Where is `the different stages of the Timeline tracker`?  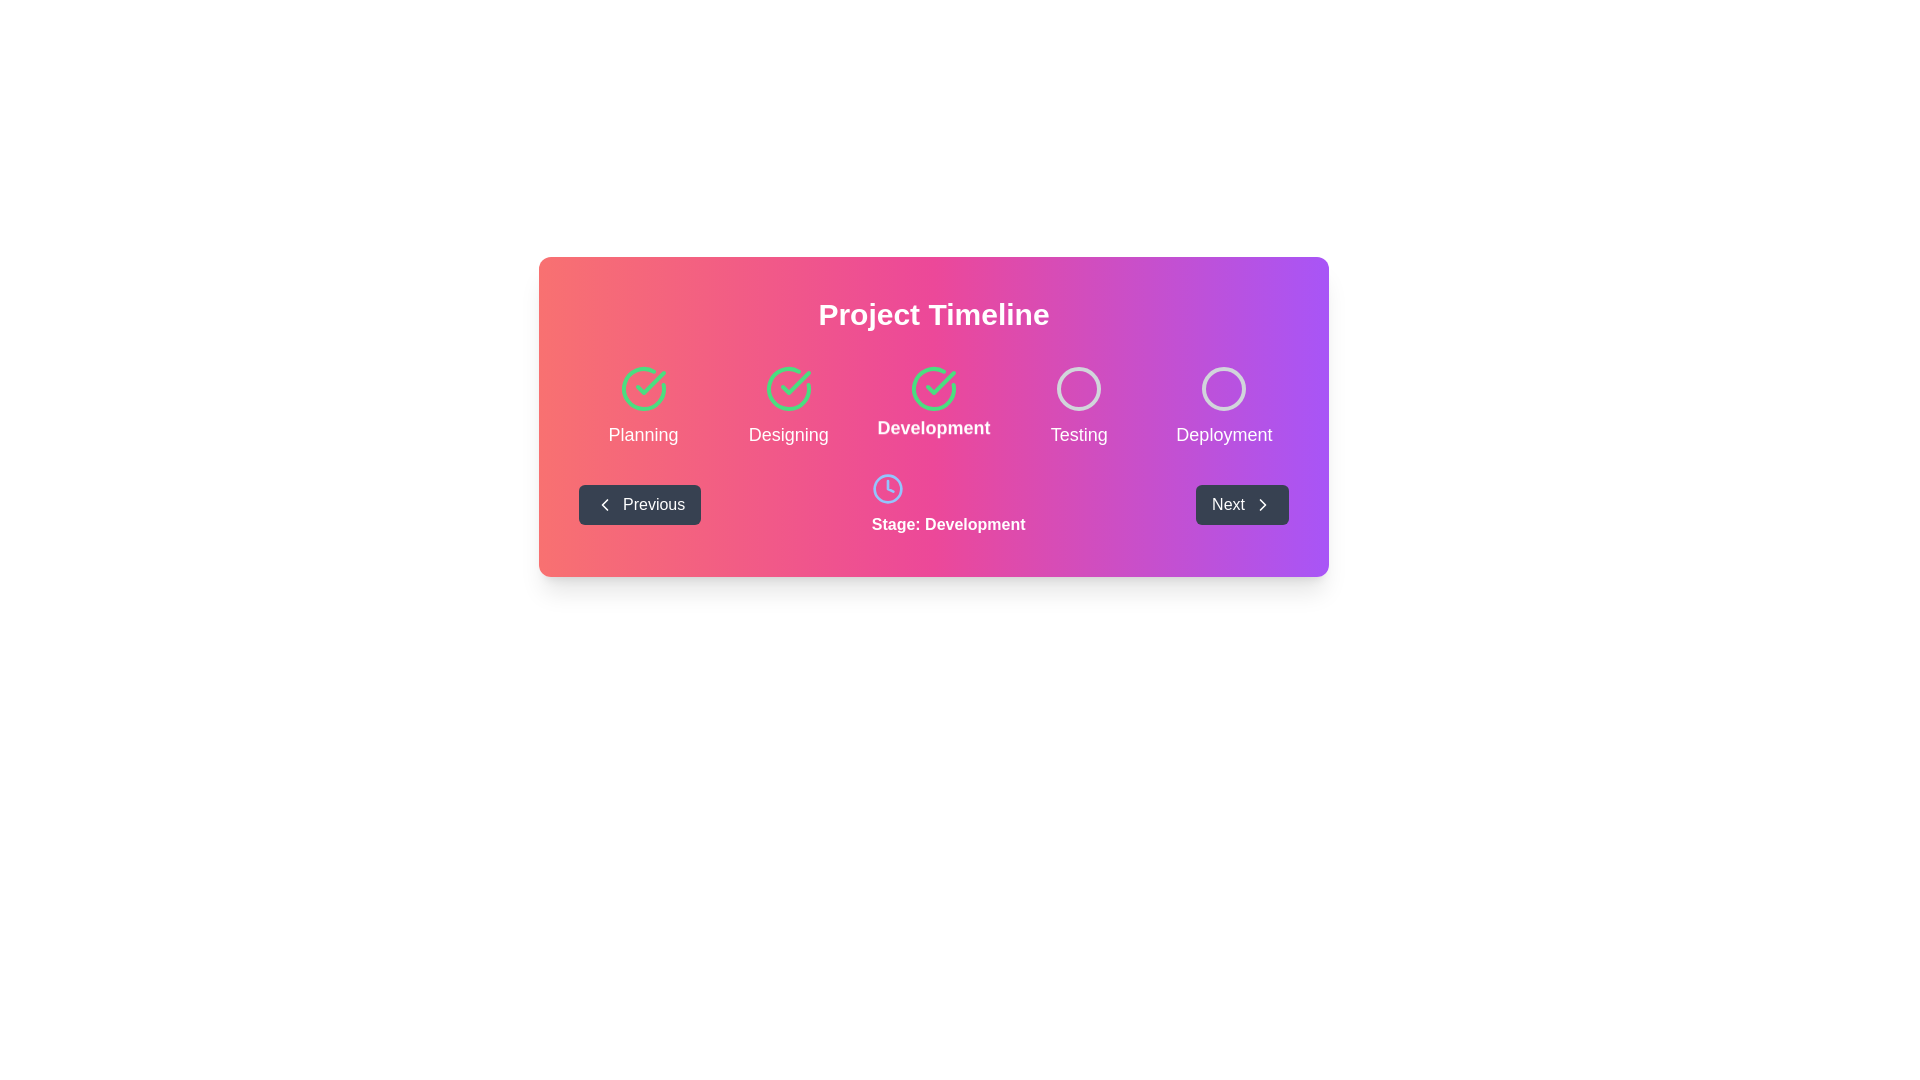 the different stages of the Timeline tracker is located at coordinates (933, 415).